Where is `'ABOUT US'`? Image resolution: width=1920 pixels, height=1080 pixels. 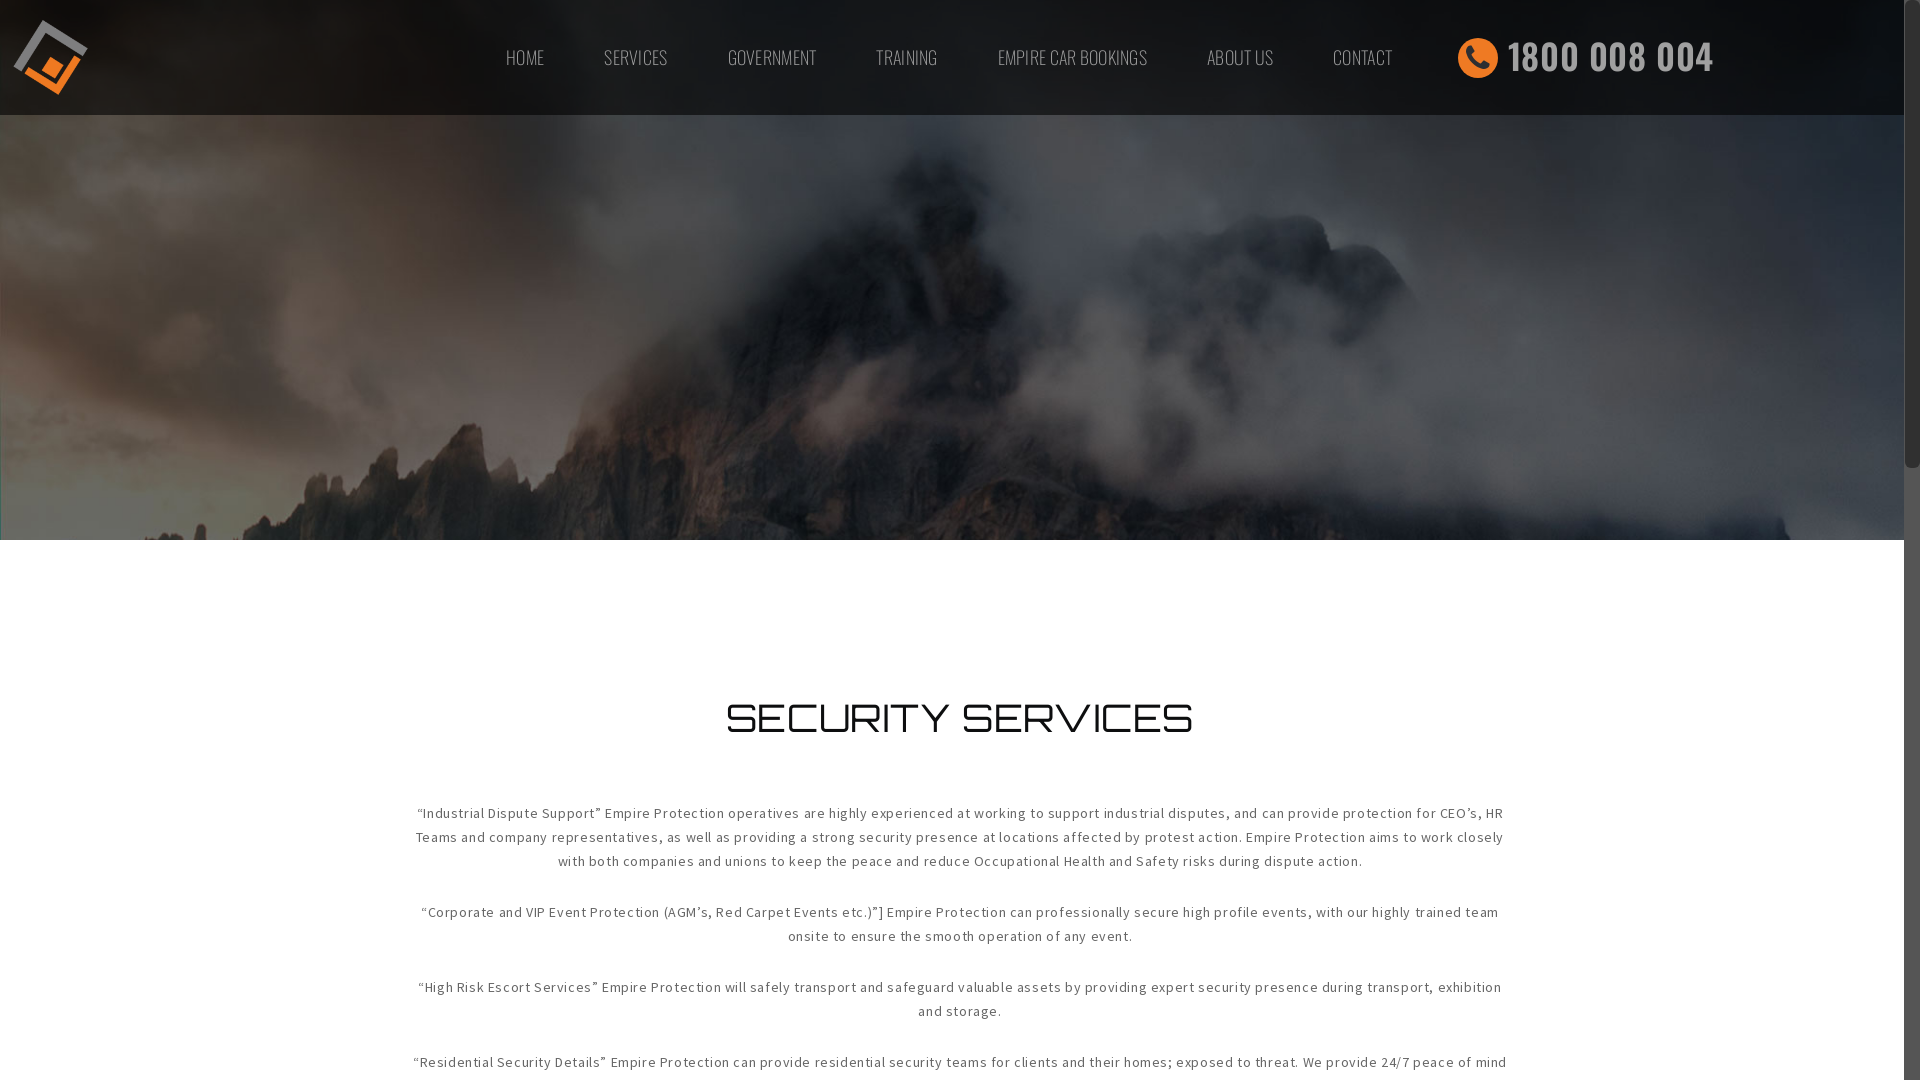
'ABOUT US' is located at coordinates (1238, 56).